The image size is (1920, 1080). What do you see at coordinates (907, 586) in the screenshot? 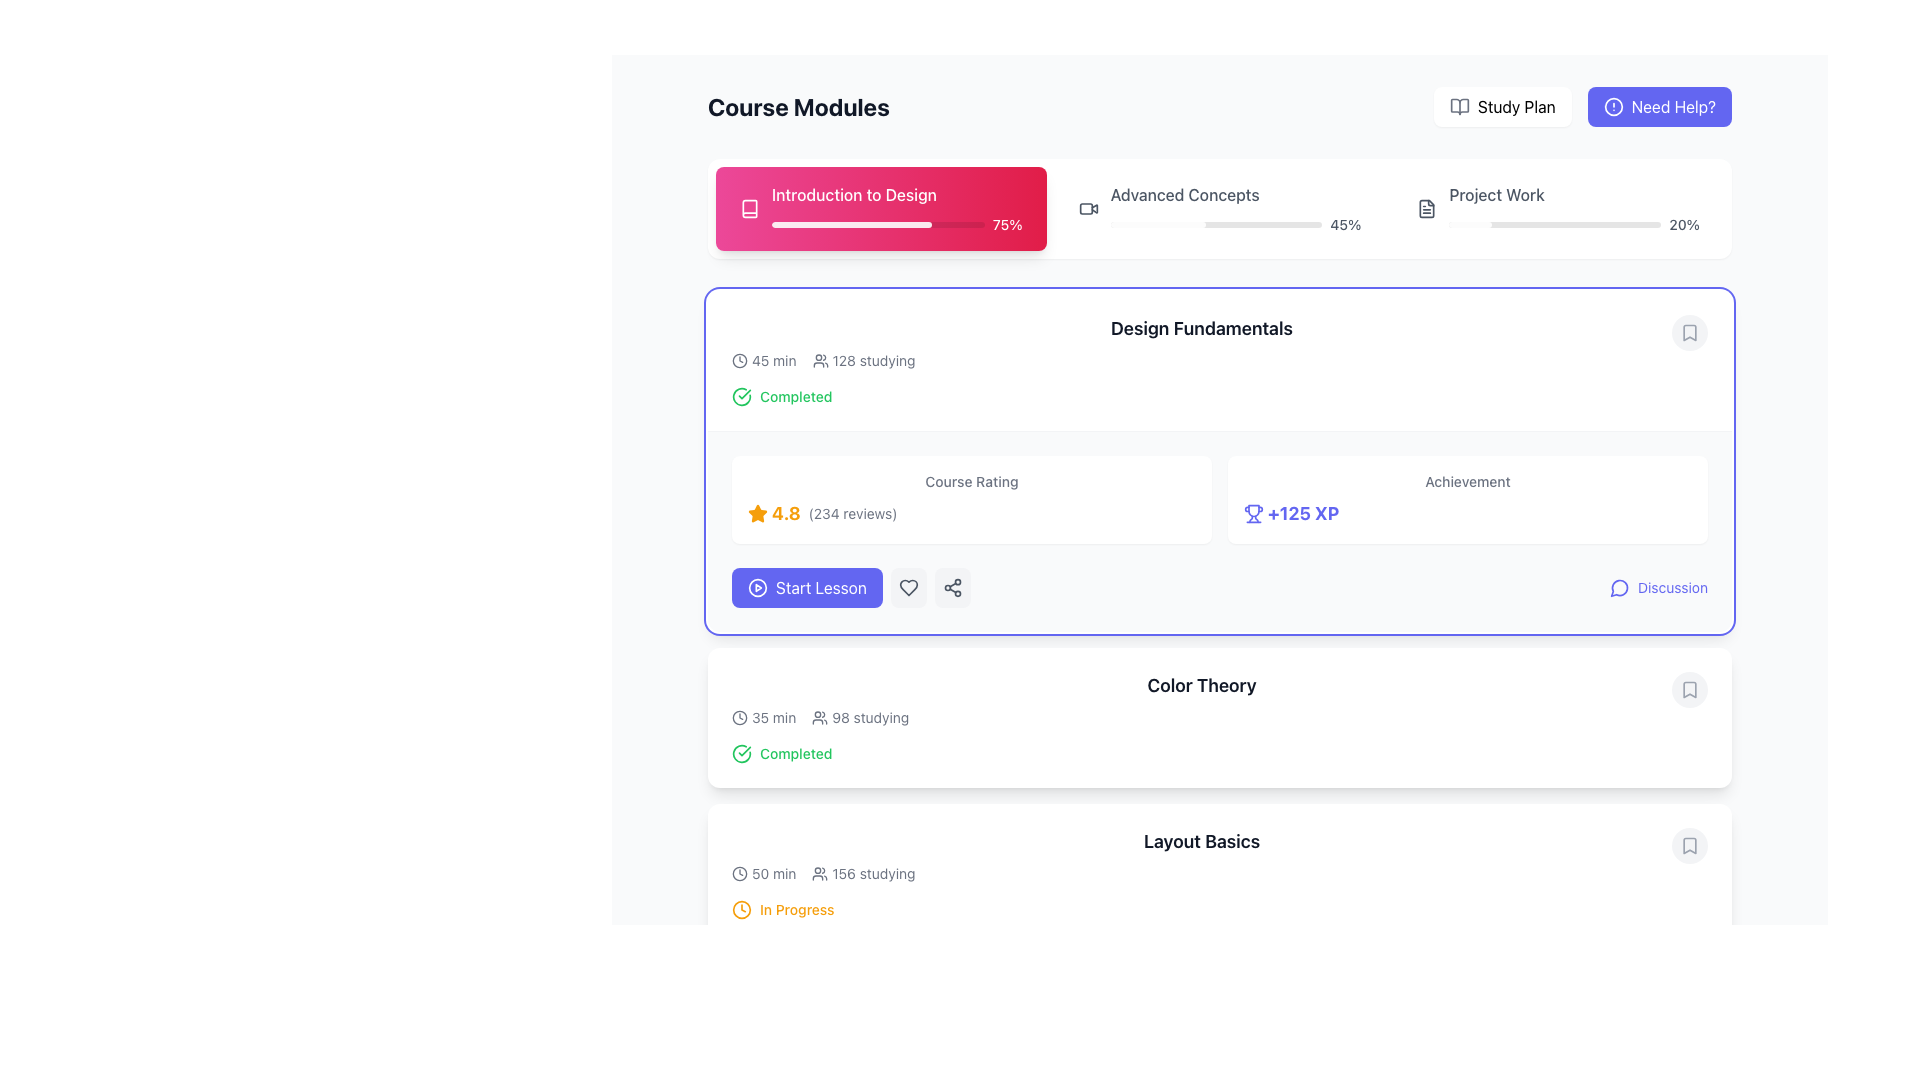
I see `the heart icon located at the top-right of the 'Design Fundamentals' module card` at bounding box center [907, 586].